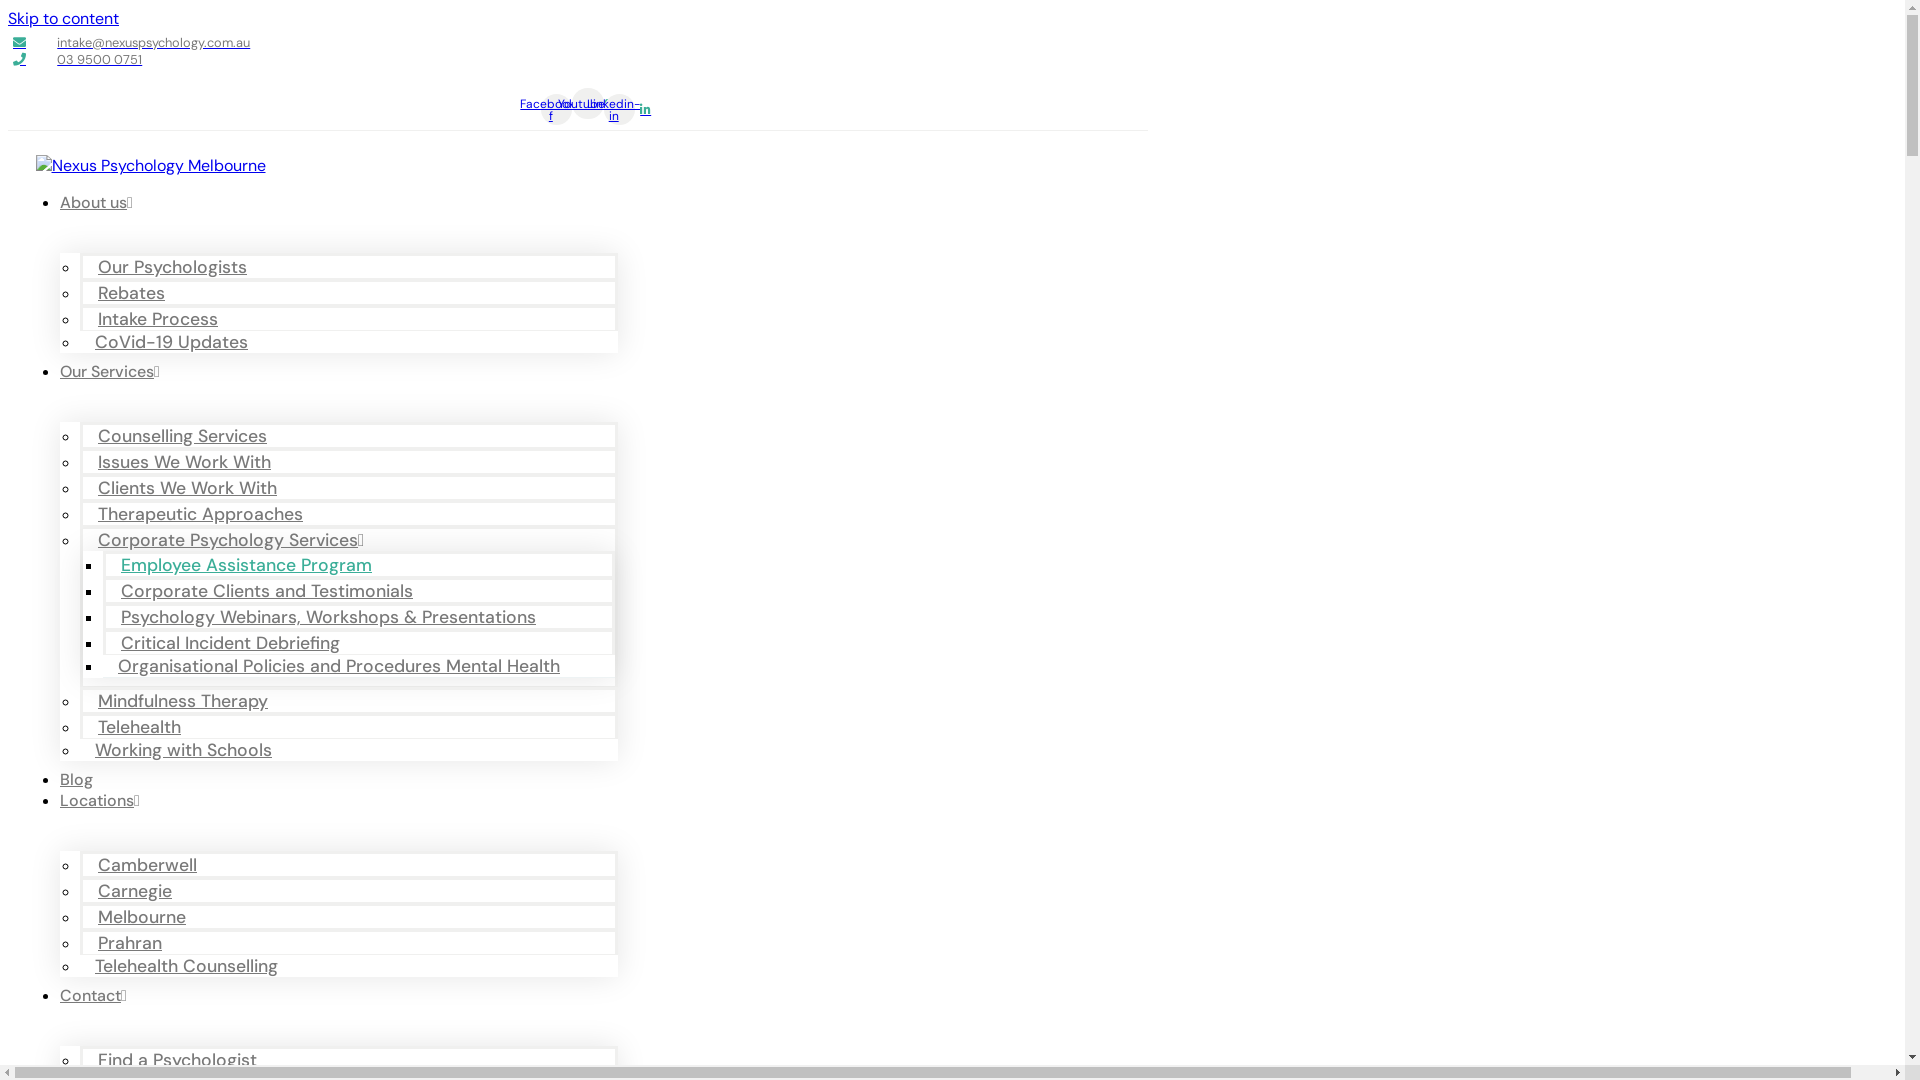 Image resolution: width=1920 pixels, height=1080 pixels. Describe the element at coordinates (271, 589) in the screenshot. I see `'Corporate Clients and Testimonials'` at that location.